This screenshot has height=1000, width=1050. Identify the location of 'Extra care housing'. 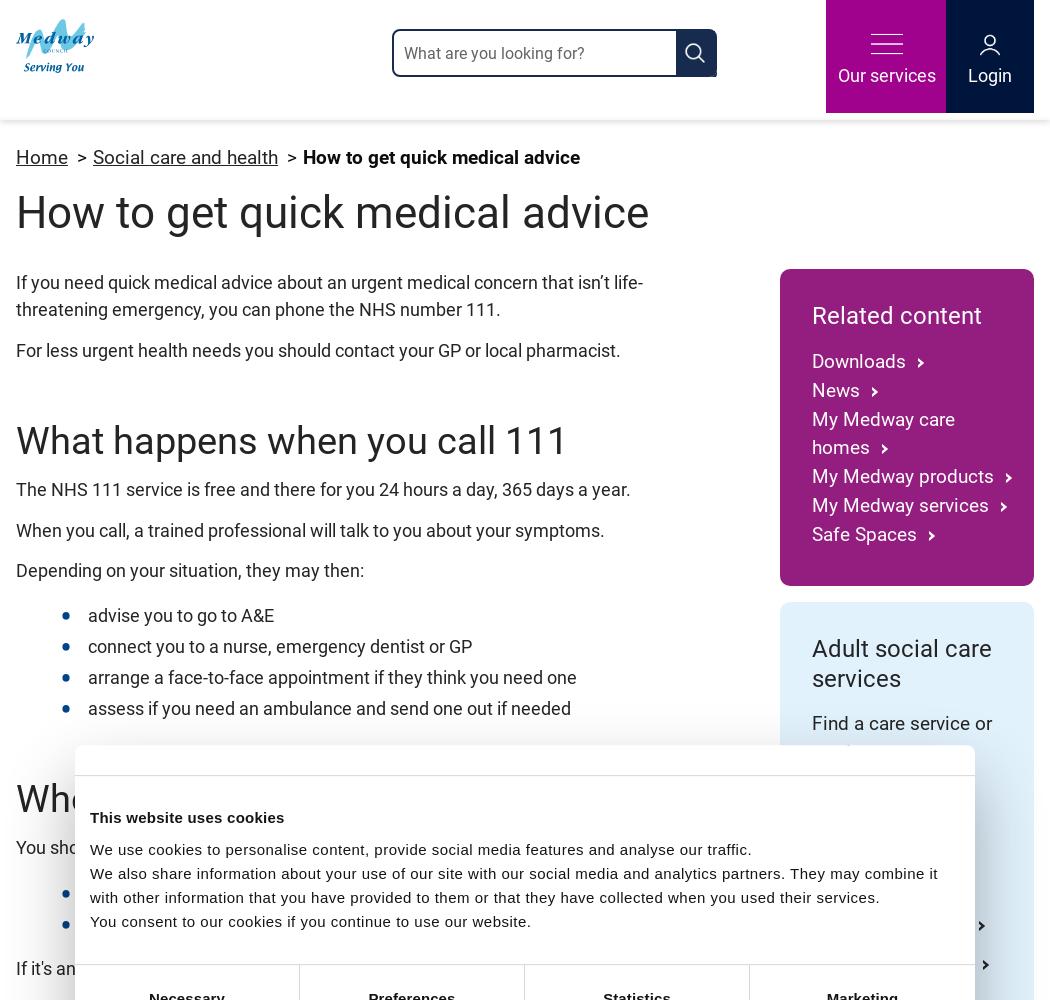
(810, 924).